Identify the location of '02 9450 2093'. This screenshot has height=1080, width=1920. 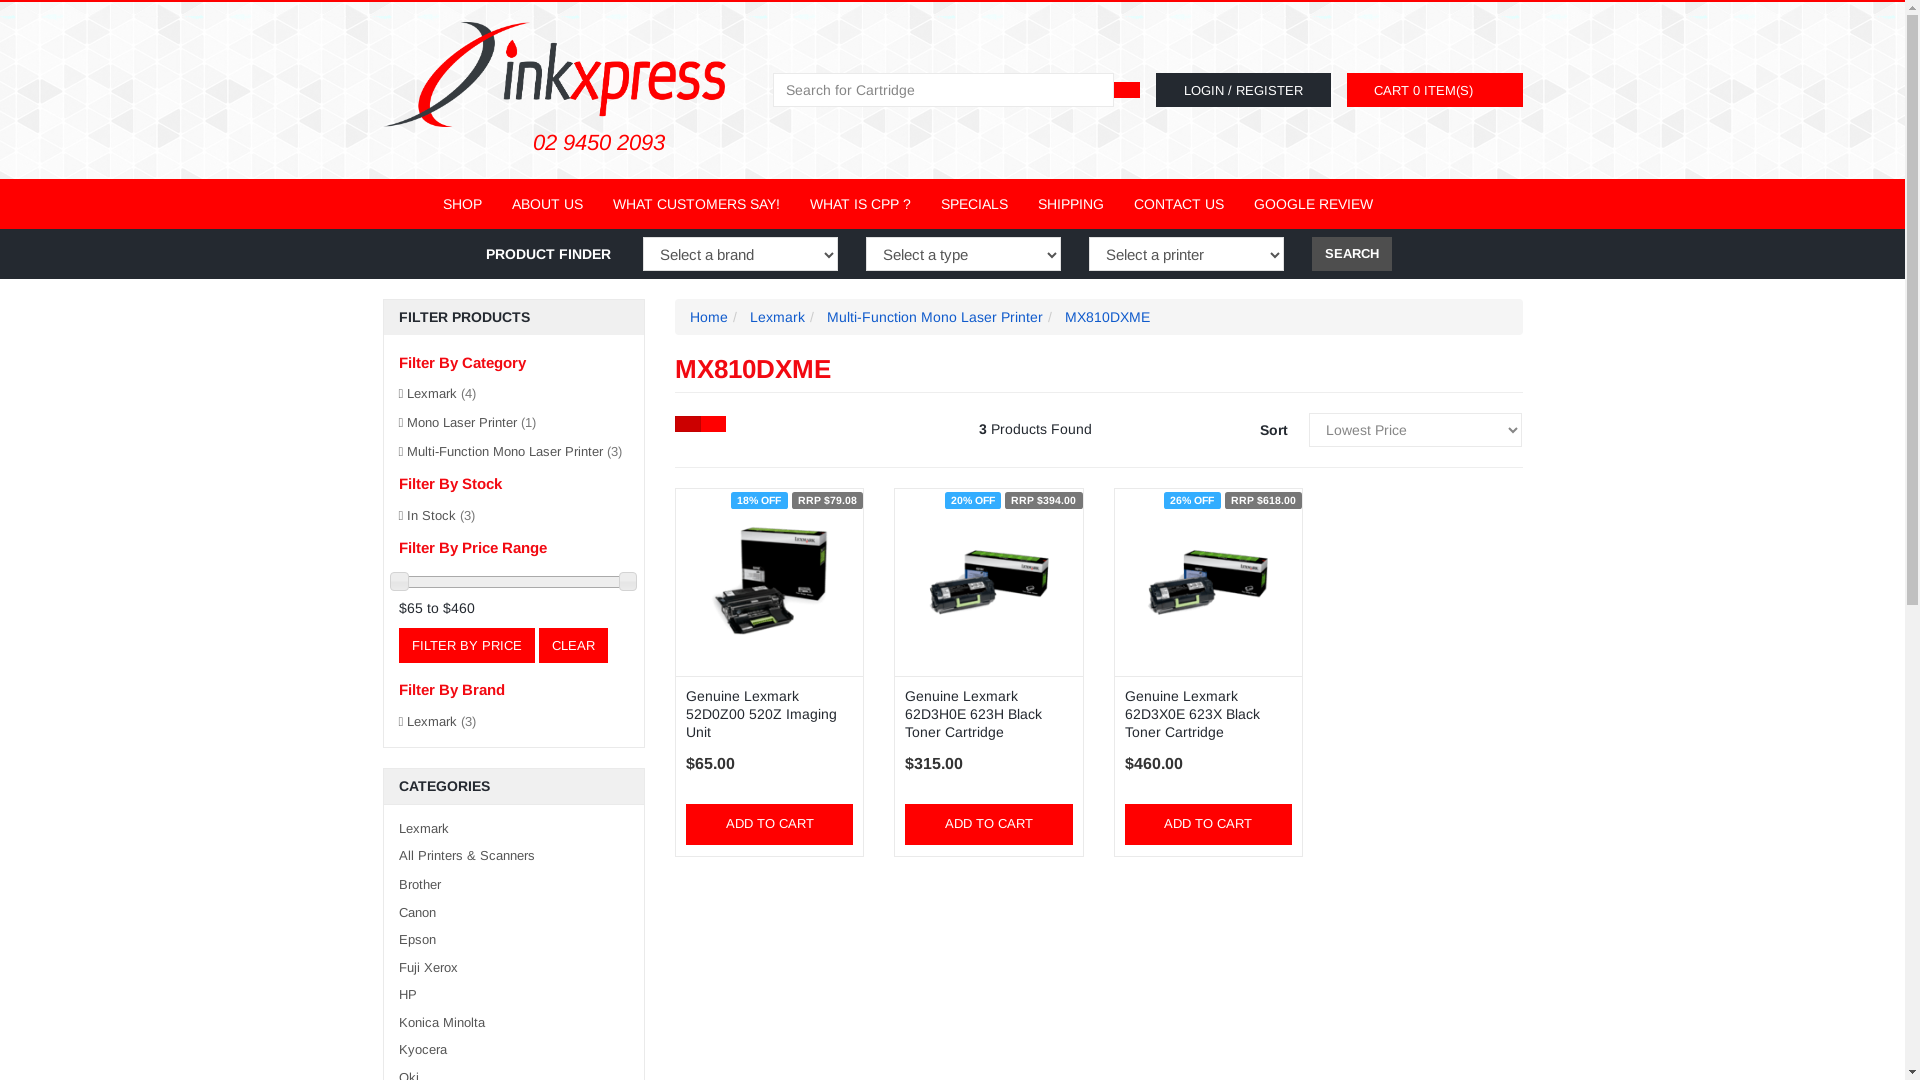
(523, 141).